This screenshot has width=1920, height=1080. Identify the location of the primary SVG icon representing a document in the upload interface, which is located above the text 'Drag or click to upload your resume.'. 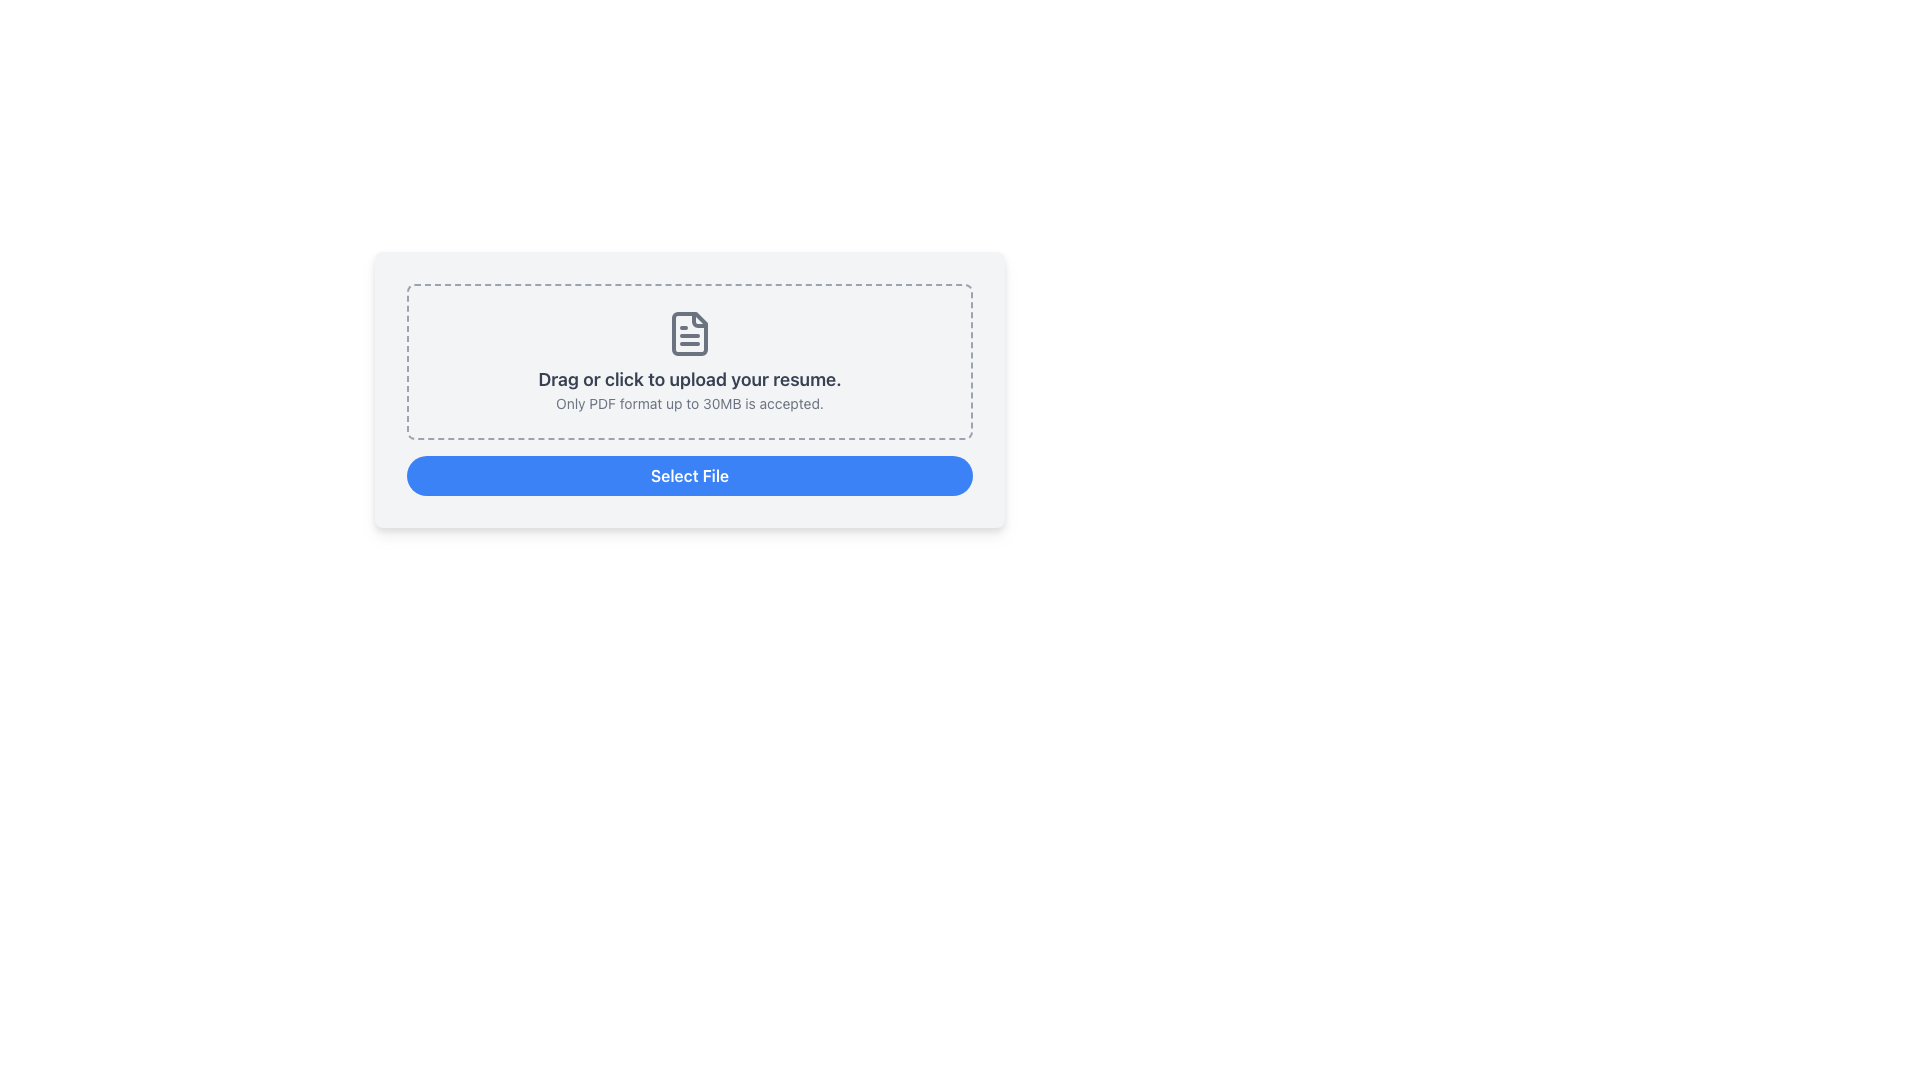
(690, 333).